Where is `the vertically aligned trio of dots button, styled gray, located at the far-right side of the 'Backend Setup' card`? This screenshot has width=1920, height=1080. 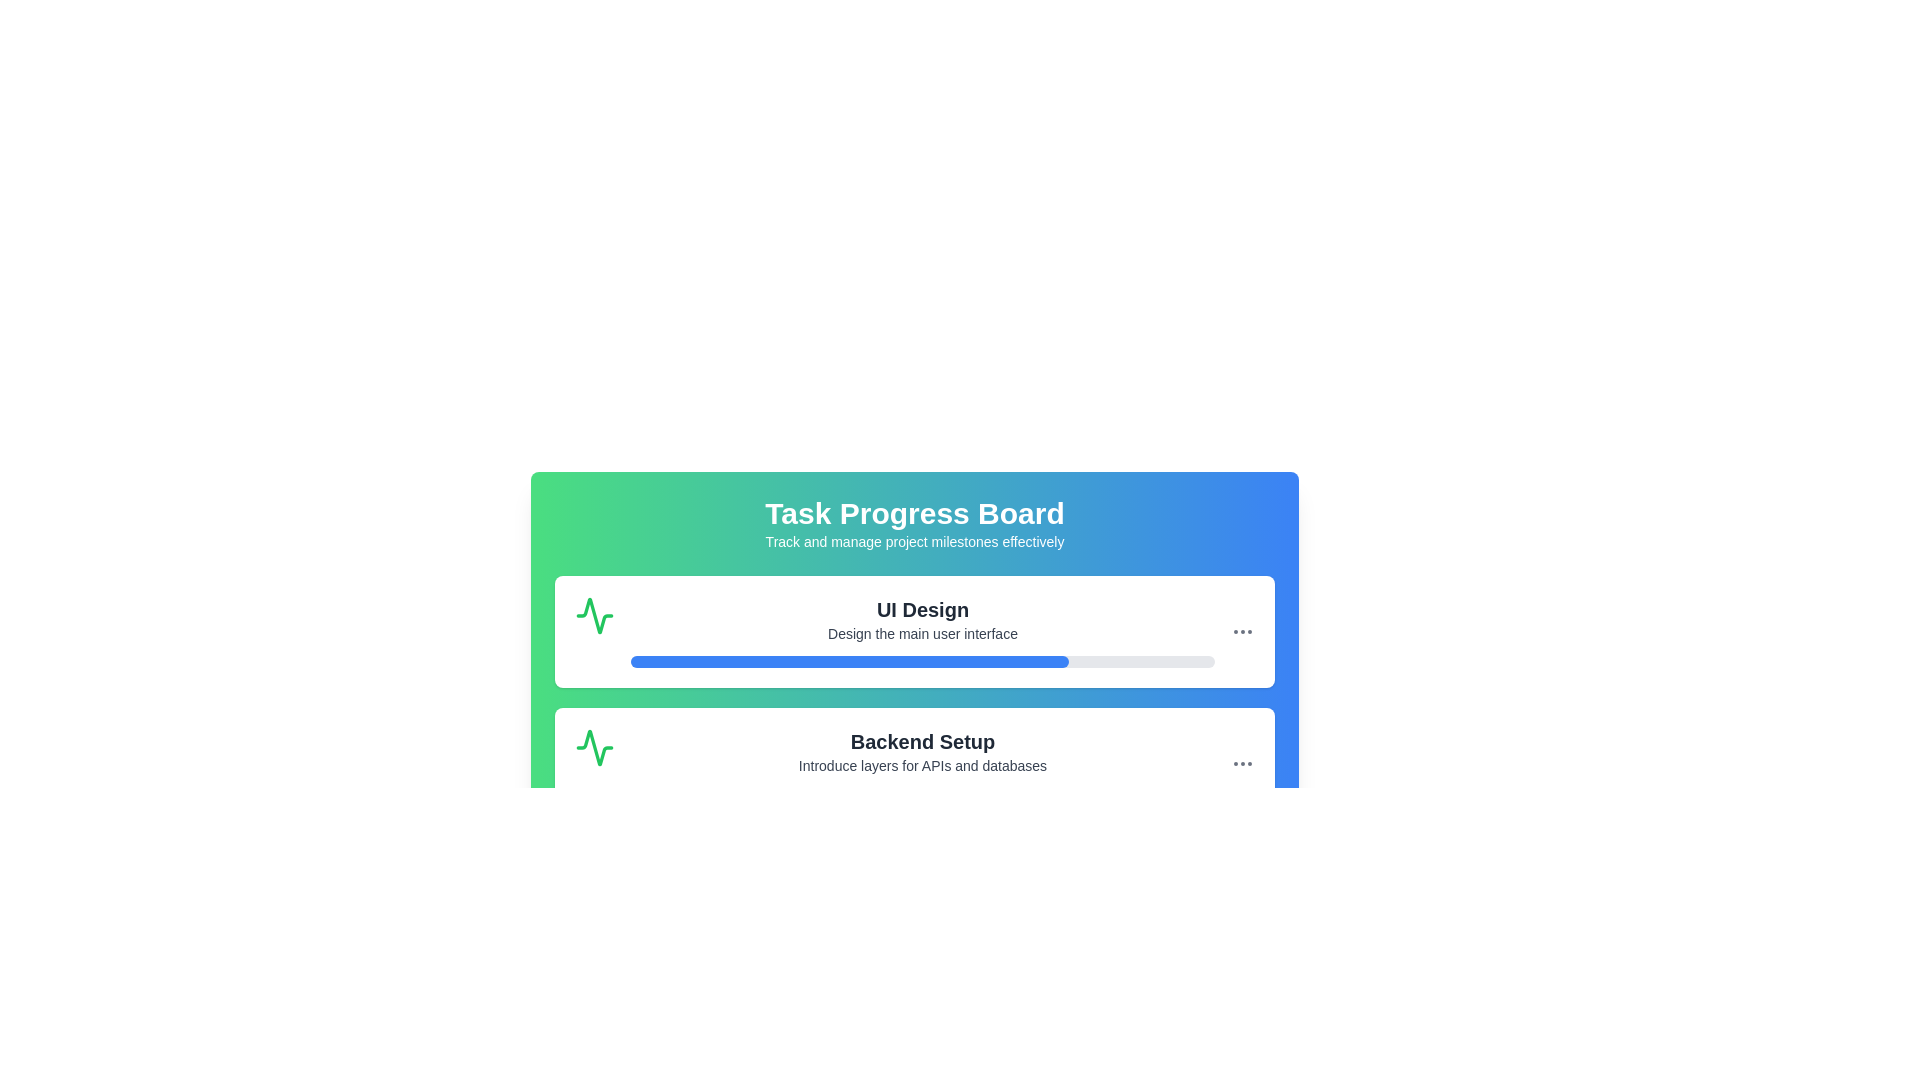
the vertically aligned trio of dots button, styled gray, located at the far-right side of the 'Backend Setup' card is located at coordinates (1242, 763).